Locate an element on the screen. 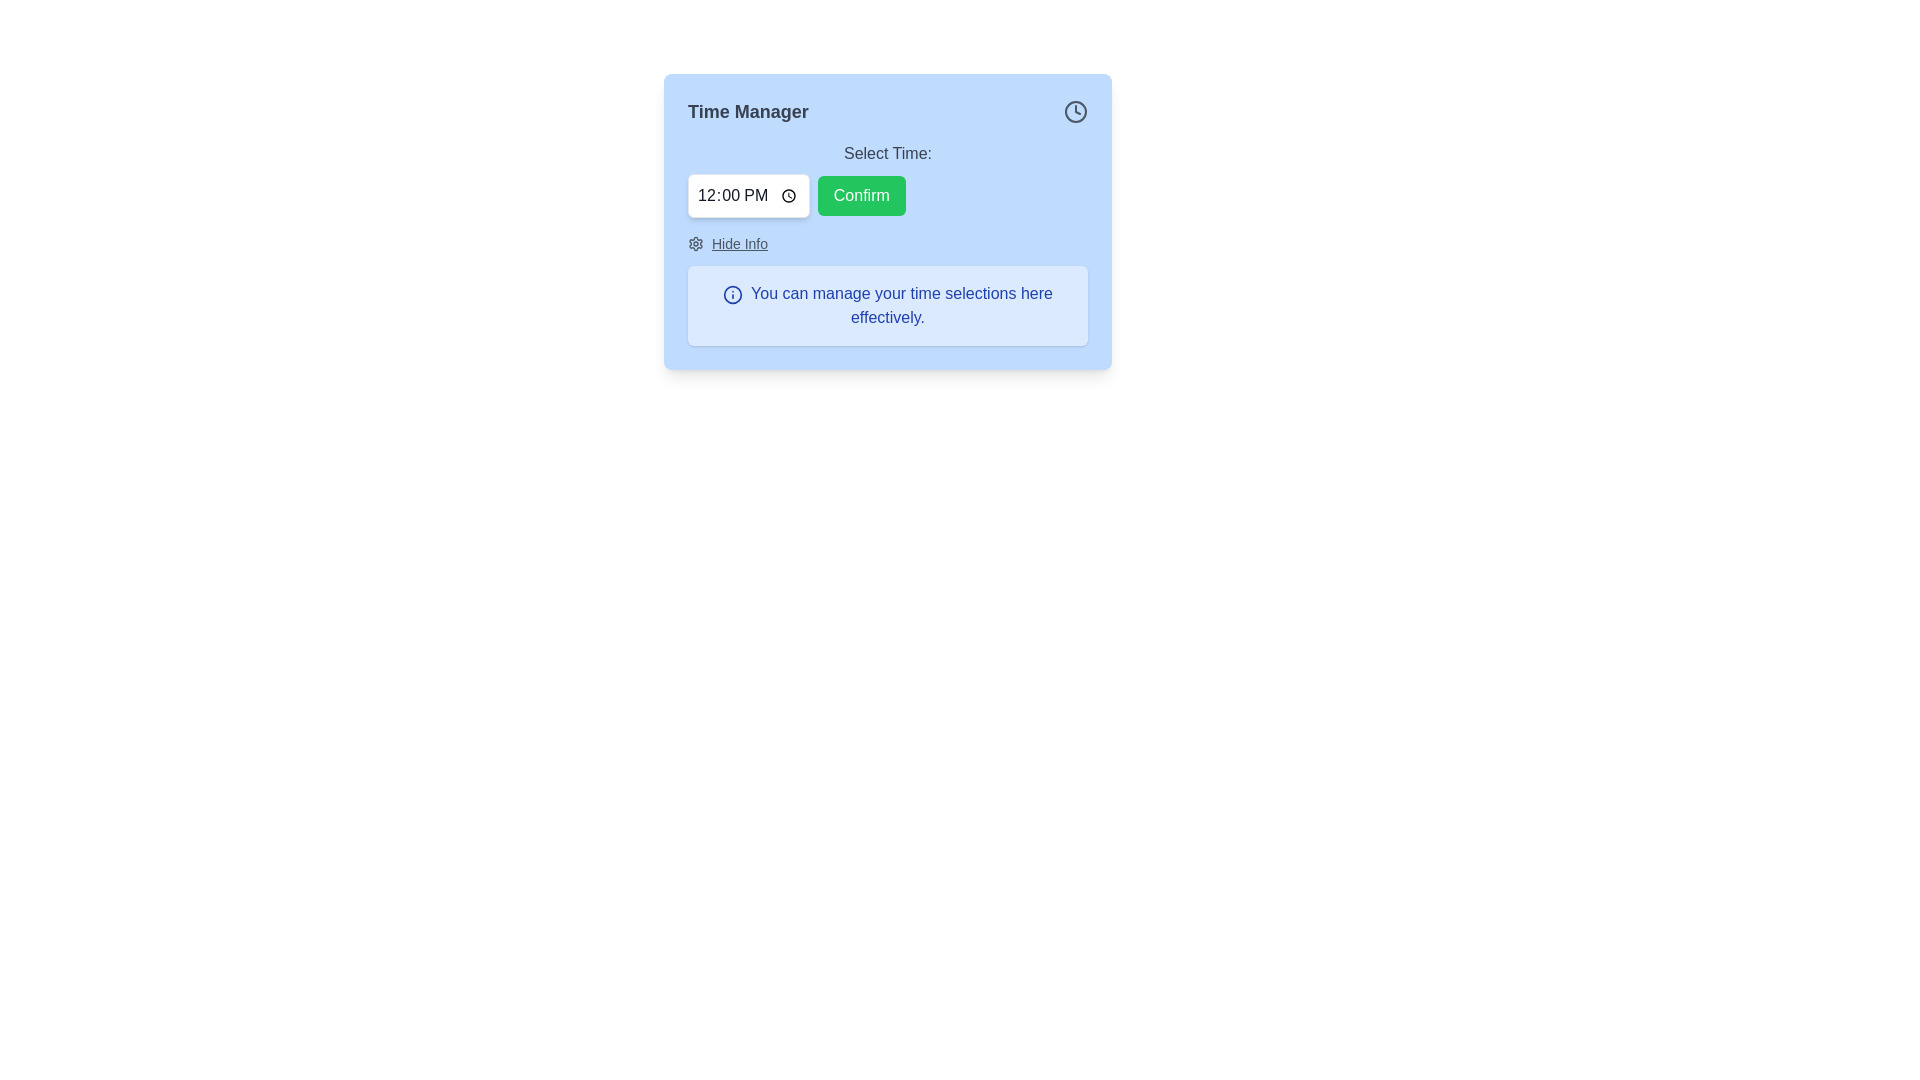  the clock icon located at the top-right corner of the blue dialog box, adjacent to the 'Time Manager' title is located at coordinates (1074, 111).